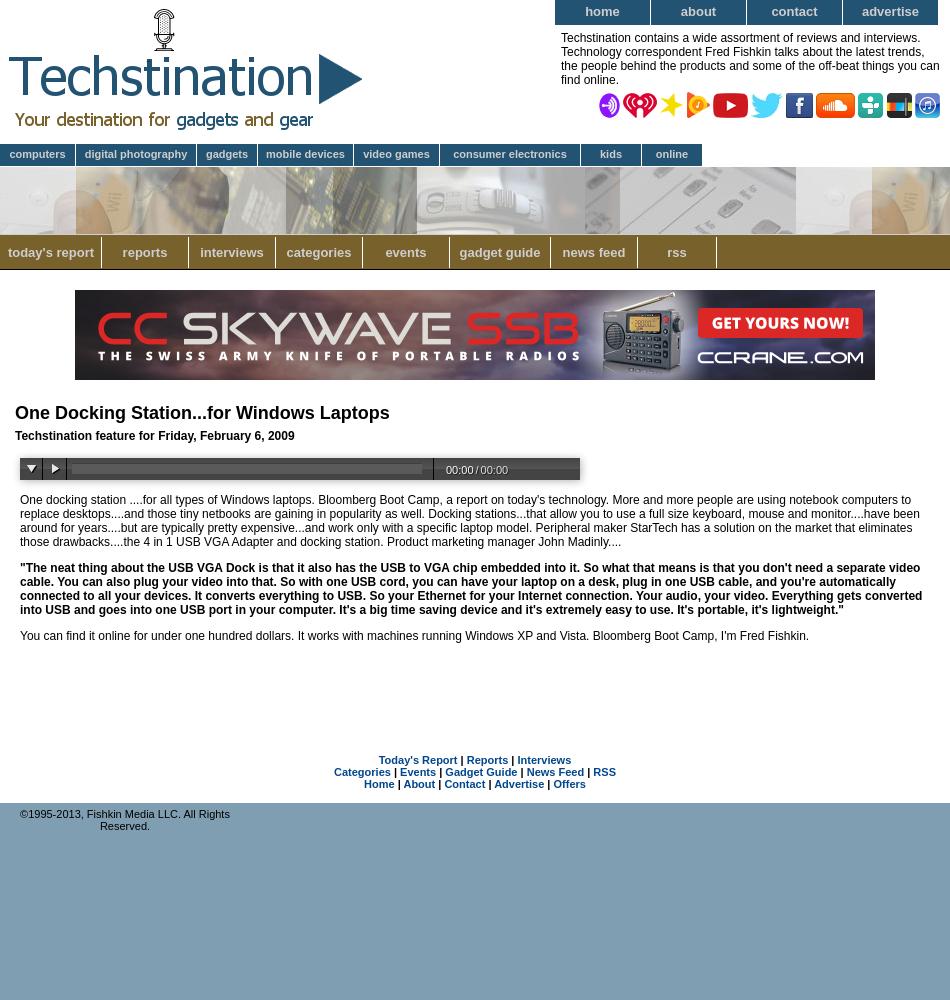  What do you see at coordinates (463, 784) in the screenshot?
I see `'Contact'` at bounding box center [463, 784].